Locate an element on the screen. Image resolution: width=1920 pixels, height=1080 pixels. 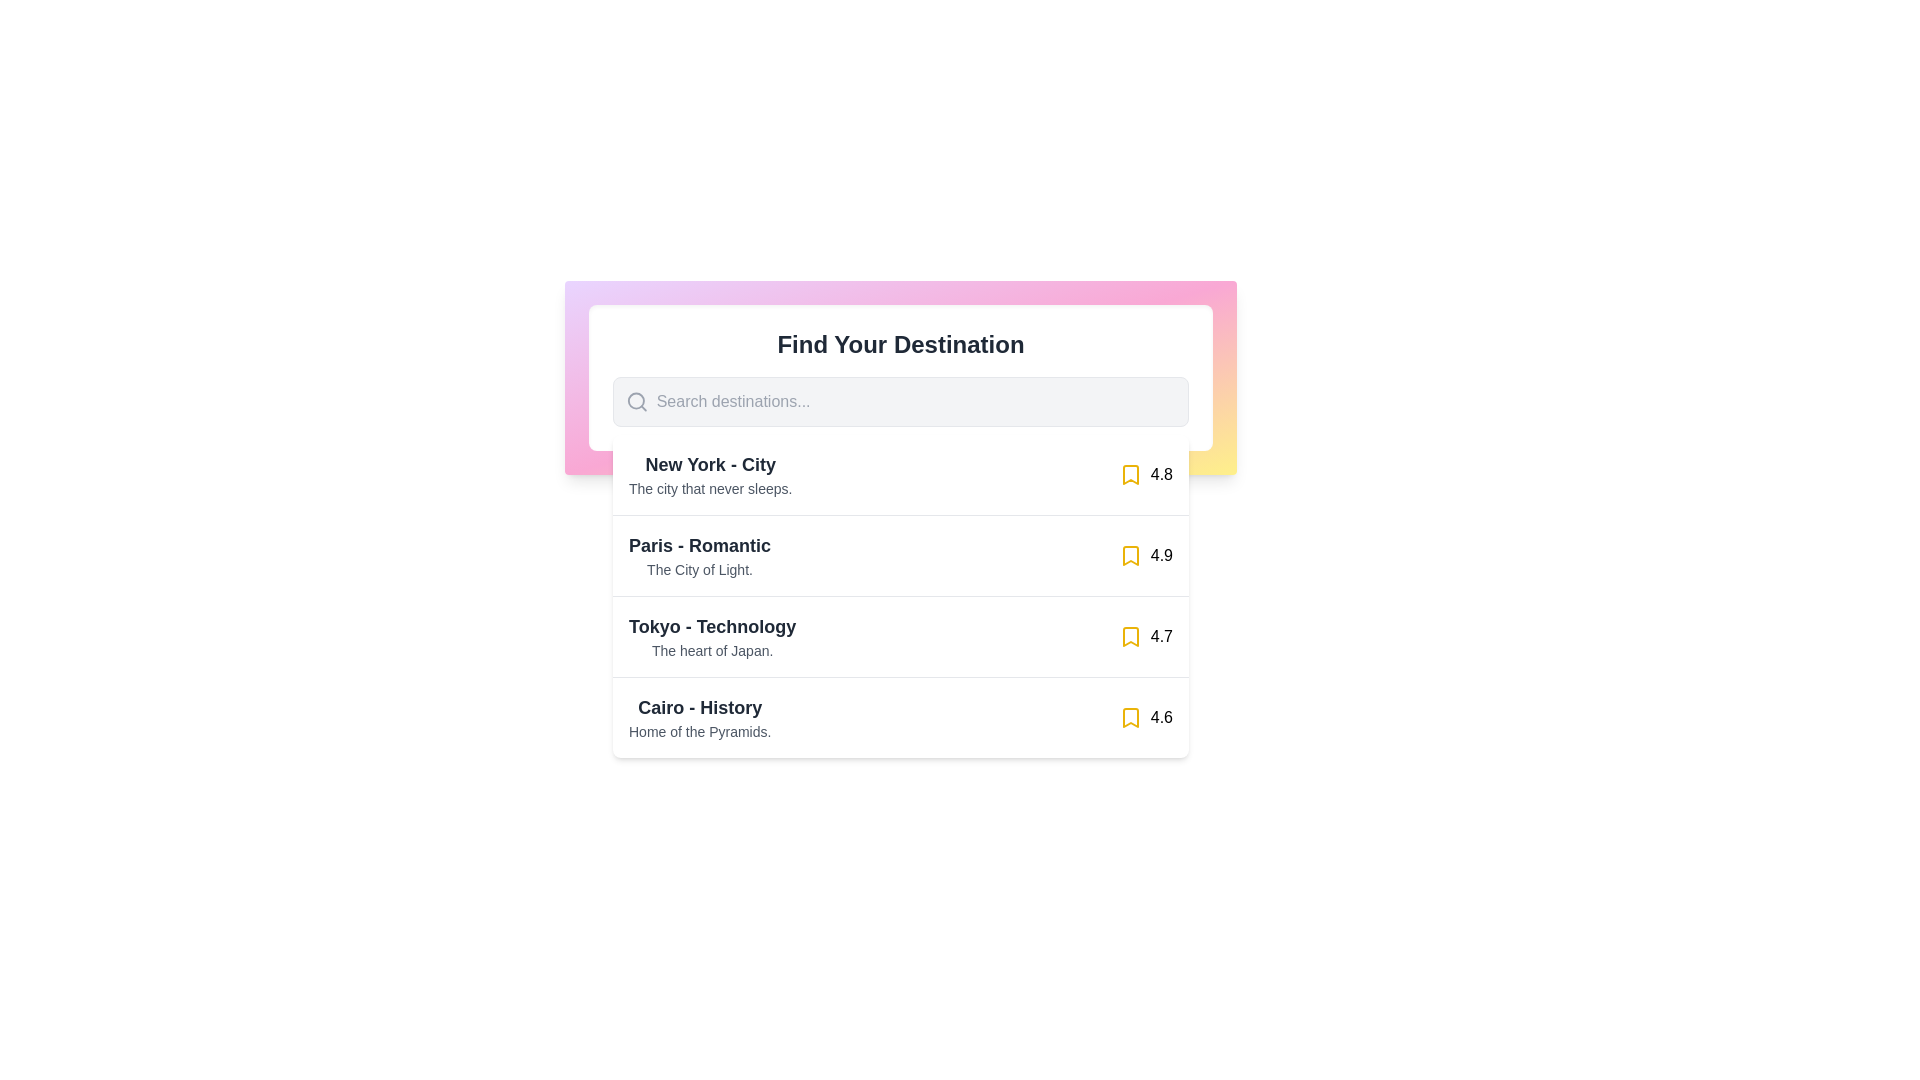
the text label displaying 'The City of Light.' which is located beneath the bold title 'Paris - Romantic' in the vertical list is located at coordinates (700, 570).